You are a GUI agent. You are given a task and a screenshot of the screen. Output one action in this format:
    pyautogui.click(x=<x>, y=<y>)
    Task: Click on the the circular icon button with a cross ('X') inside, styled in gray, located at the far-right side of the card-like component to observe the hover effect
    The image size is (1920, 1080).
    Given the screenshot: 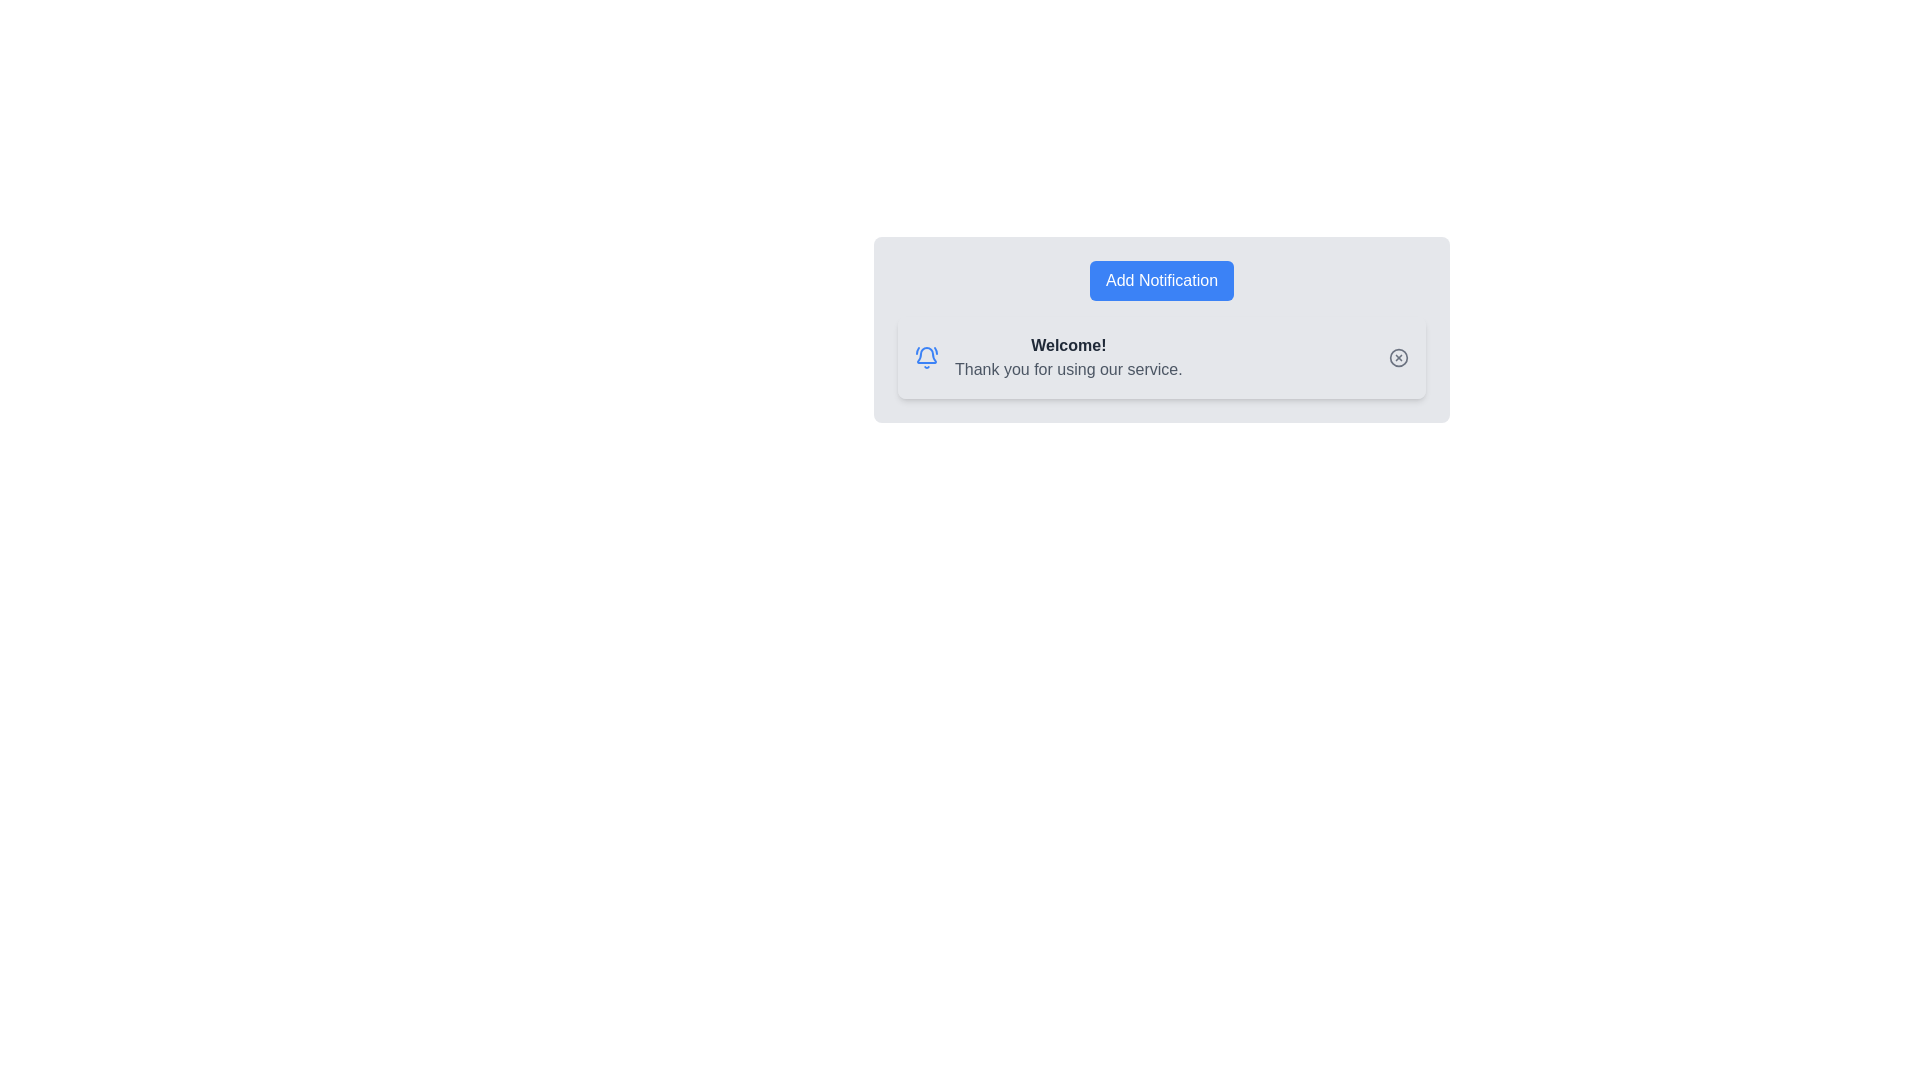 What is the action you would take?
    pyautogui.click(x=1397, y=357)
    